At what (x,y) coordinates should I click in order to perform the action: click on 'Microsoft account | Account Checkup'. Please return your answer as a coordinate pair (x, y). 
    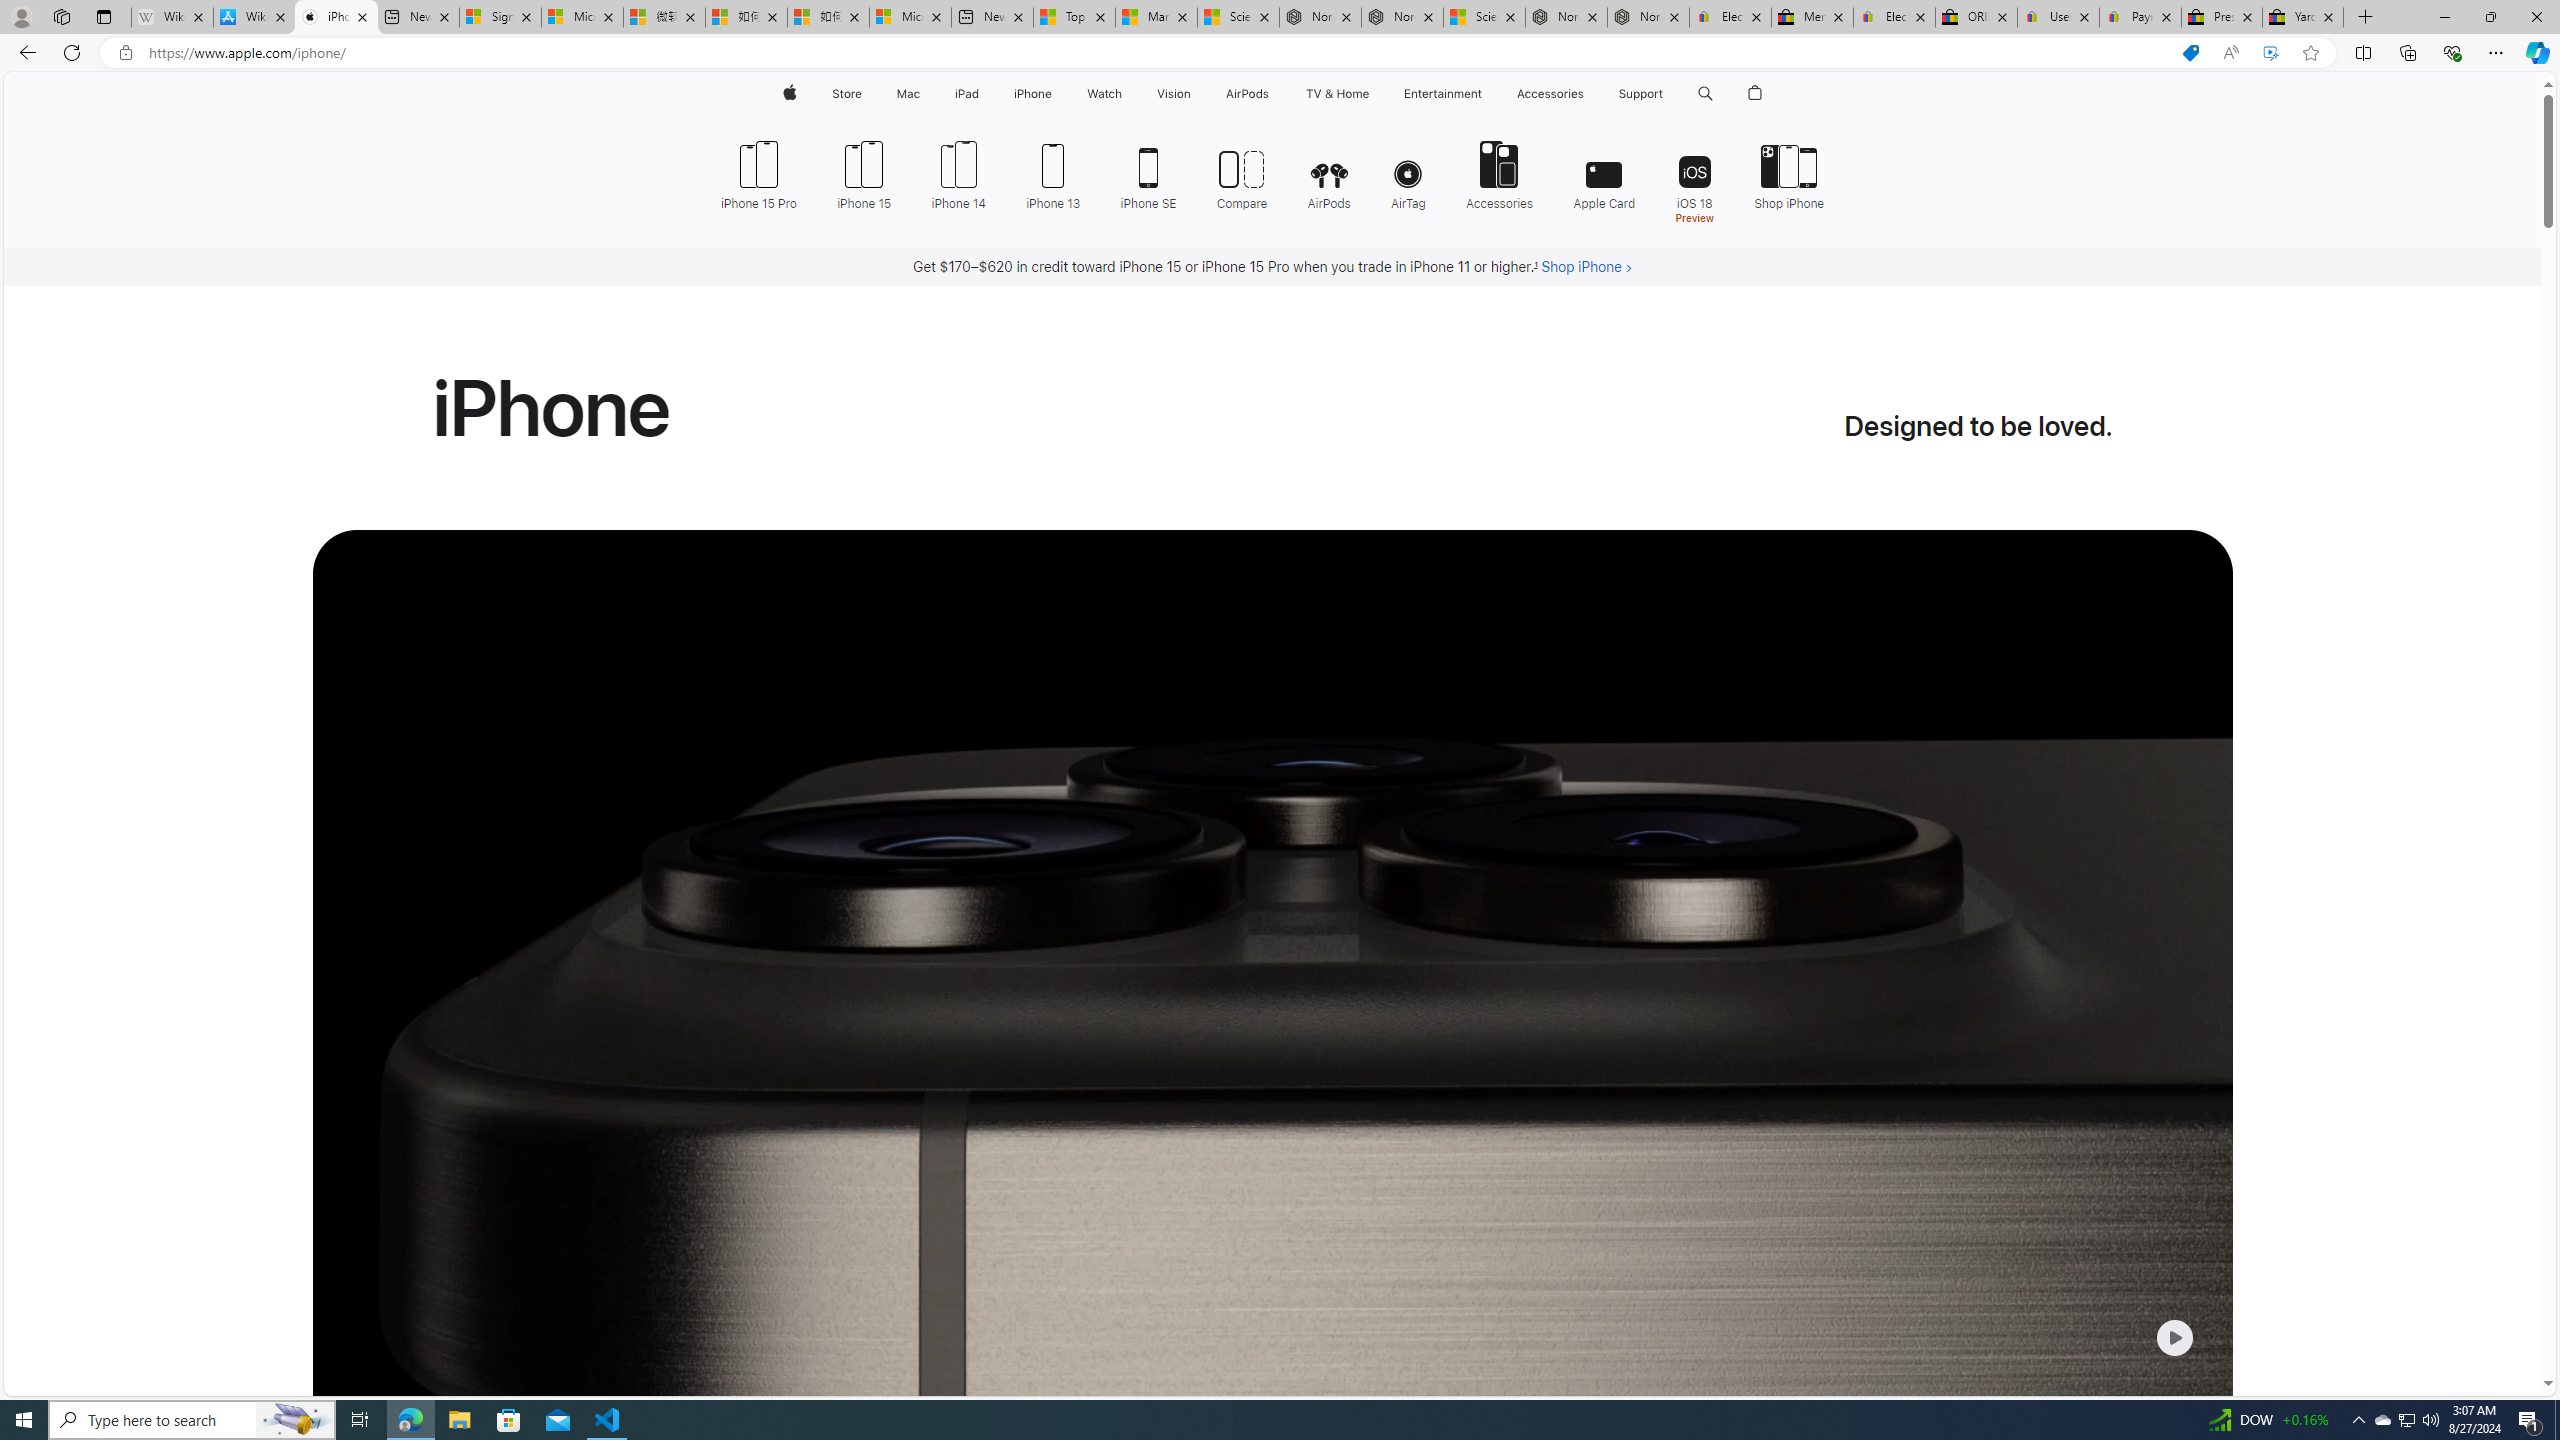
    Looking at the image, I should click on (909, 16).